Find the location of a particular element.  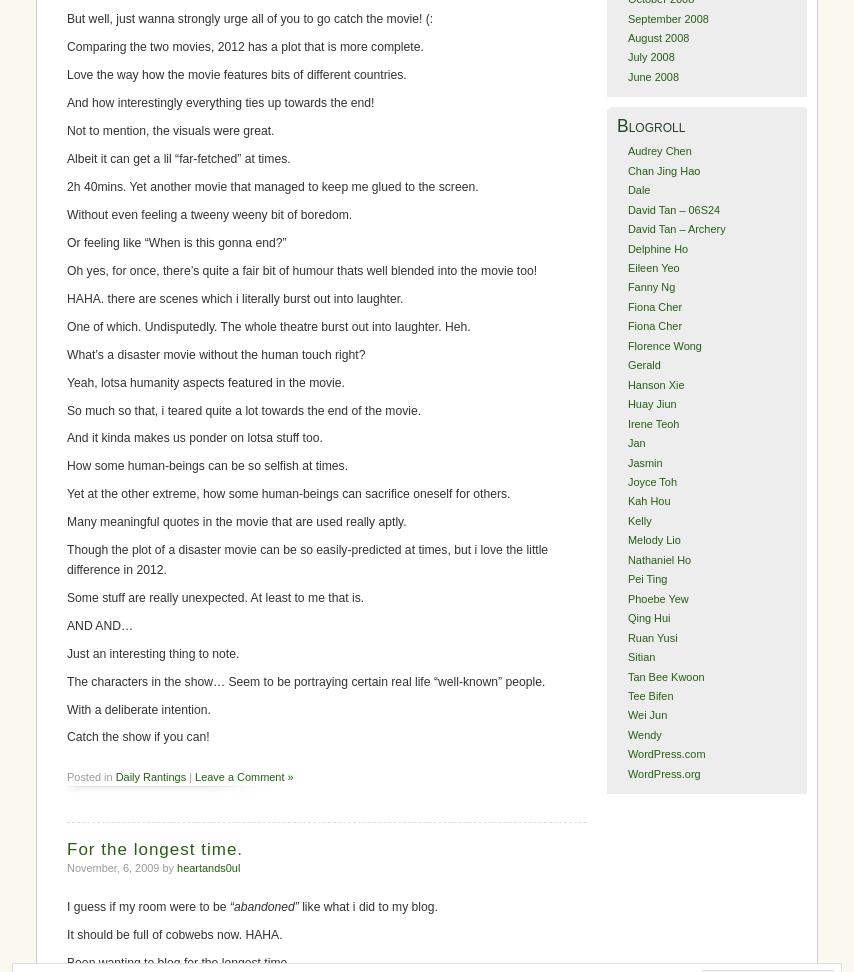

'Blogroll' is located at coordinates (616, 125).